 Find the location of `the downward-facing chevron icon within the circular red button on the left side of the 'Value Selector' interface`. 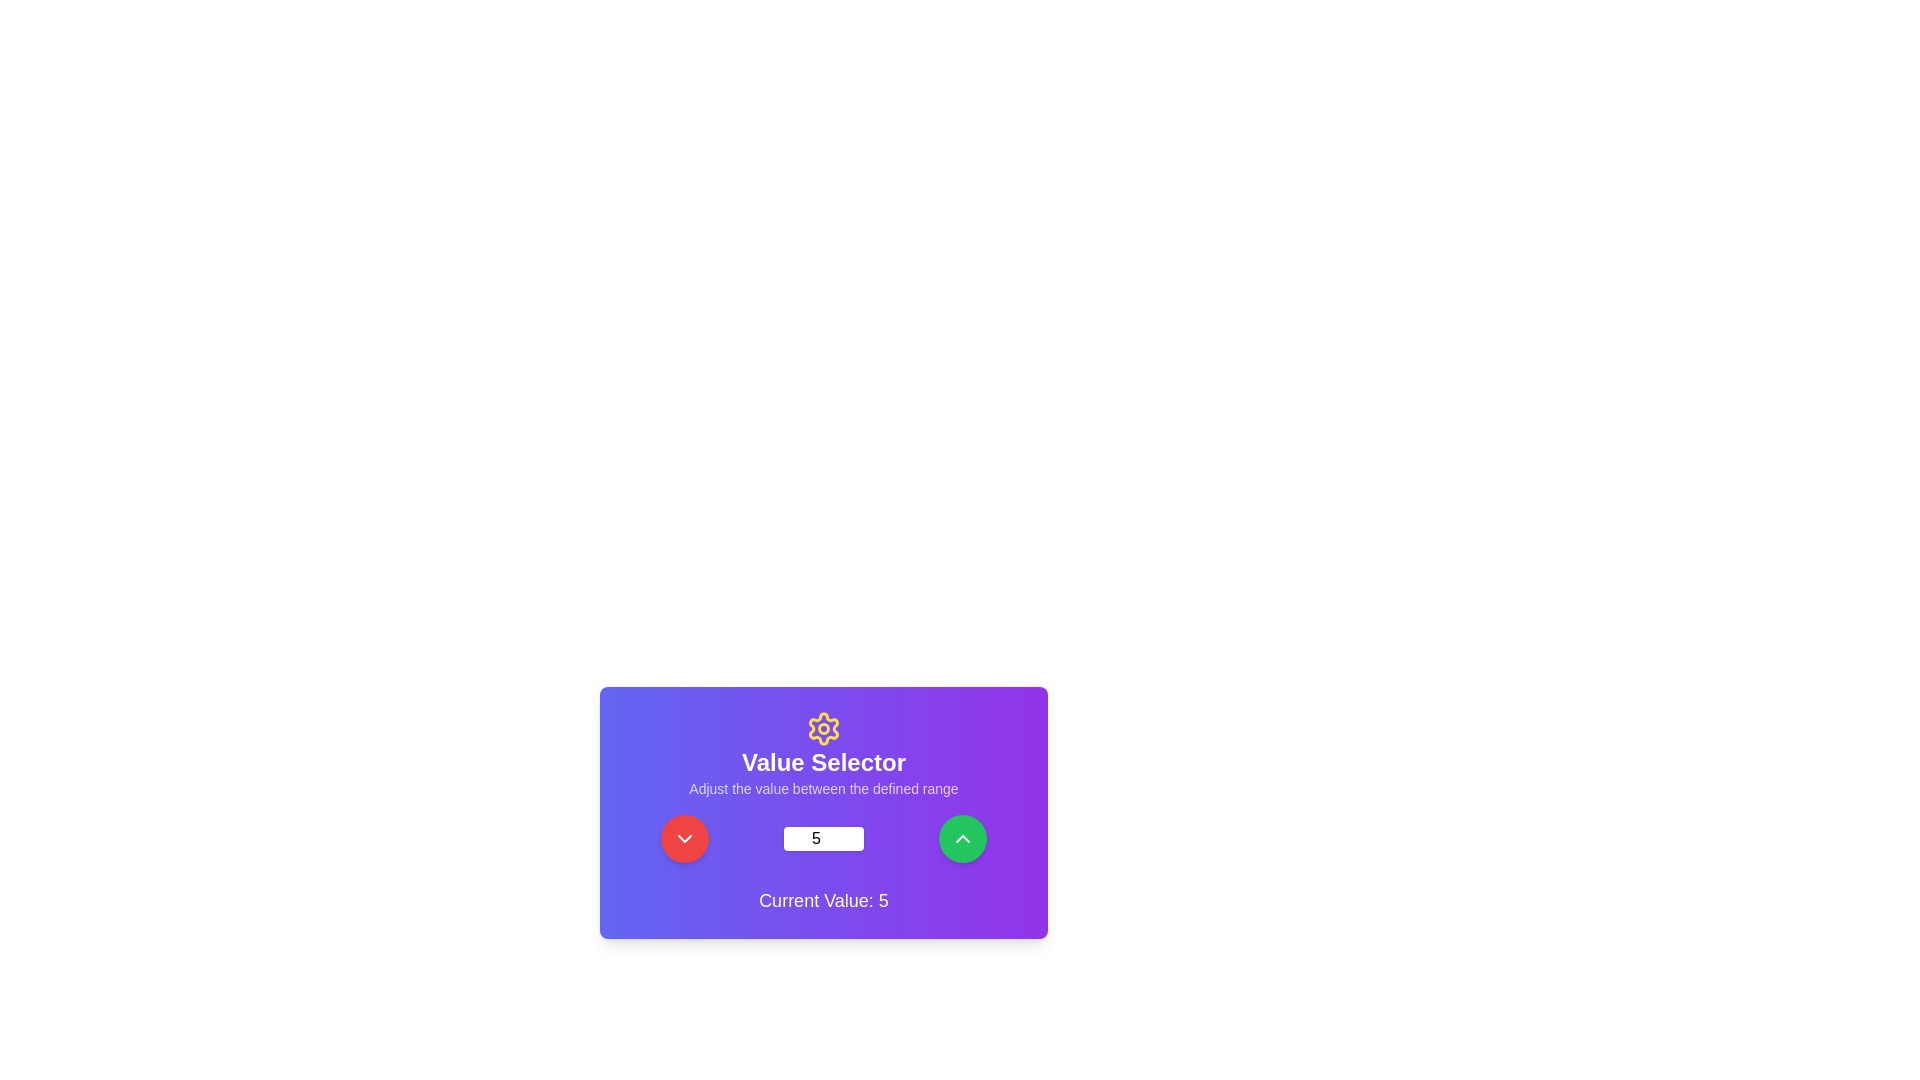

the downward-facing chevron icon within the circular red button on the left side of the 'Value Selector' interface is located at coordinates (685, 839).